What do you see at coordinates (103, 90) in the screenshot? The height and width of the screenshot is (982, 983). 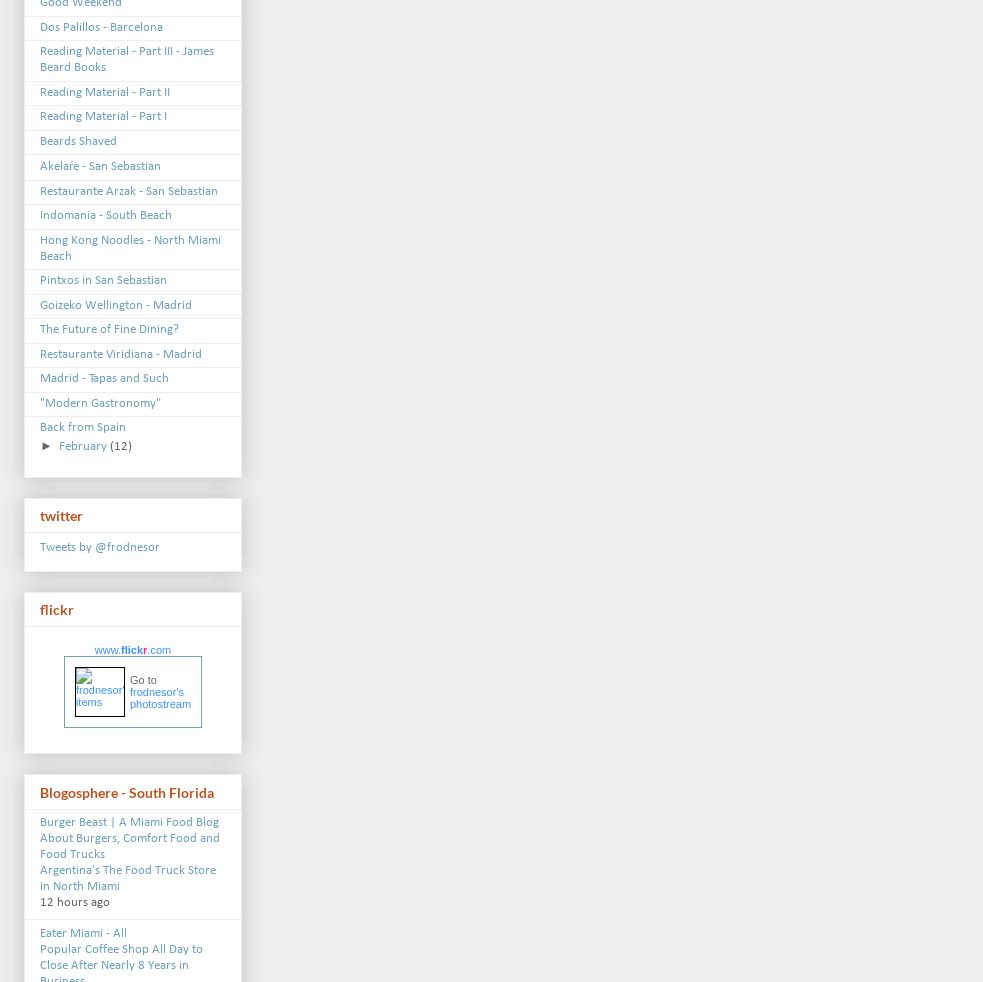 I see `'Reading Material - Part II'` at bounding box center [103, 90].